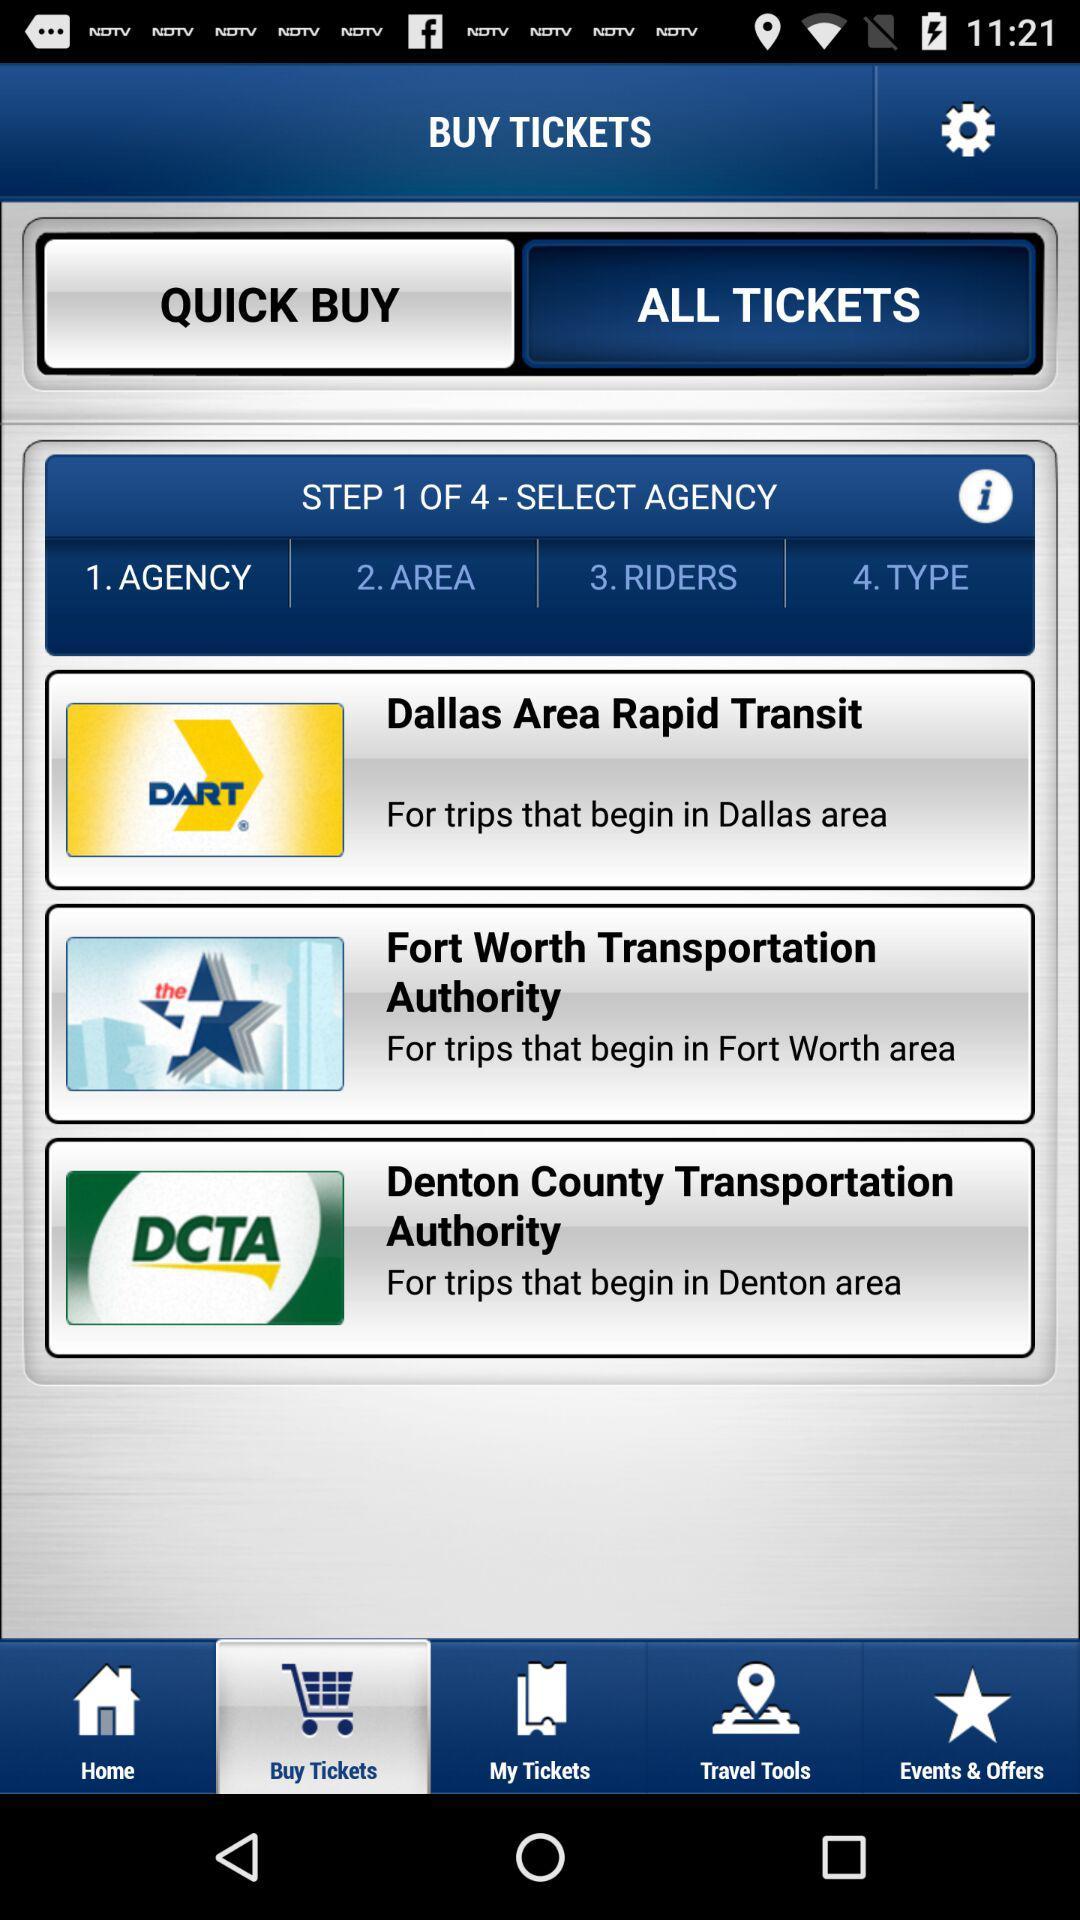 This screenshot has width=1080, height=1920. What do you see at coordinates (984, 530) in the screenshot?
I see `the info icon` at bounding box center [984, 530].